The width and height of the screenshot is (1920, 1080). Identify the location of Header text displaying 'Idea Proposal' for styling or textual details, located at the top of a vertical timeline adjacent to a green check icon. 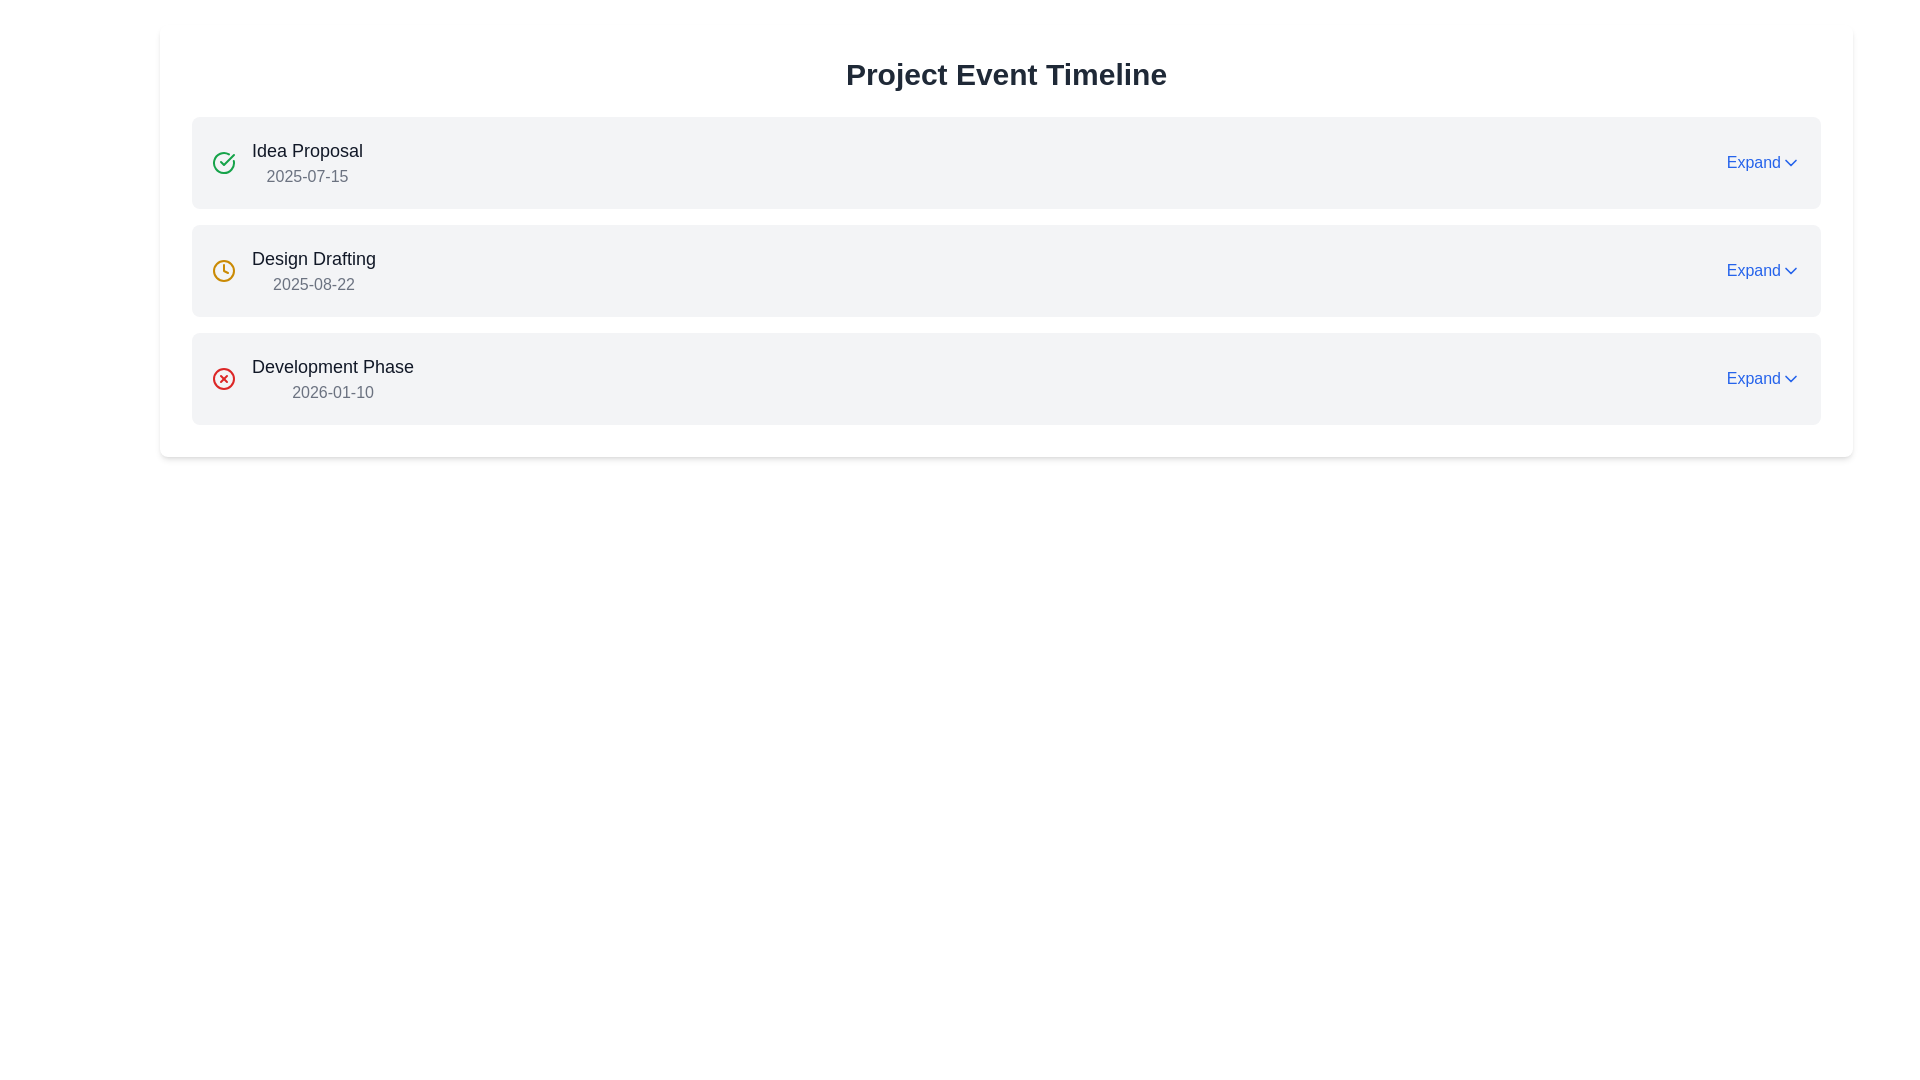
(306, 149).